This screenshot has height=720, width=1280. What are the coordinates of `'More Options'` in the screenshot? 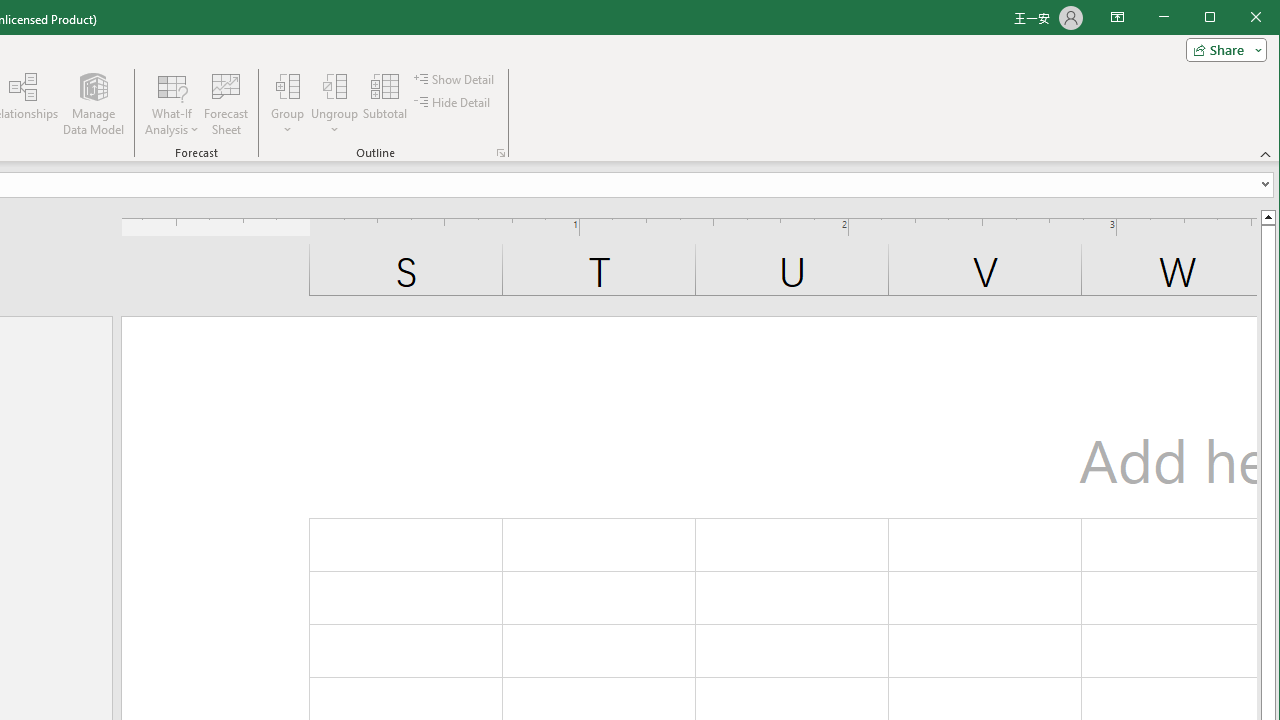 It's located at (334, 123).